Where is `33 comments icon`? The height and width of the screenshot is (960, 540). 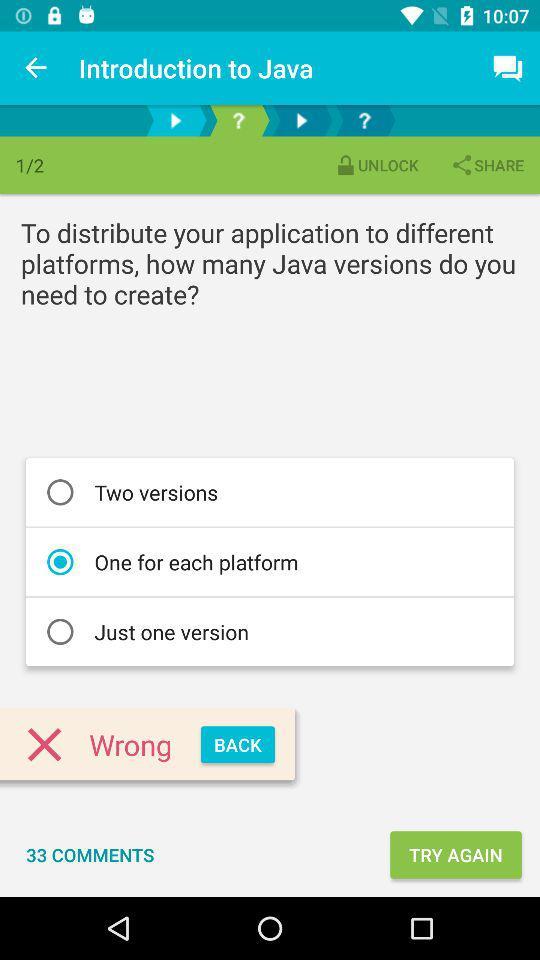
33 comments icon is located at coordinates (89, 853).